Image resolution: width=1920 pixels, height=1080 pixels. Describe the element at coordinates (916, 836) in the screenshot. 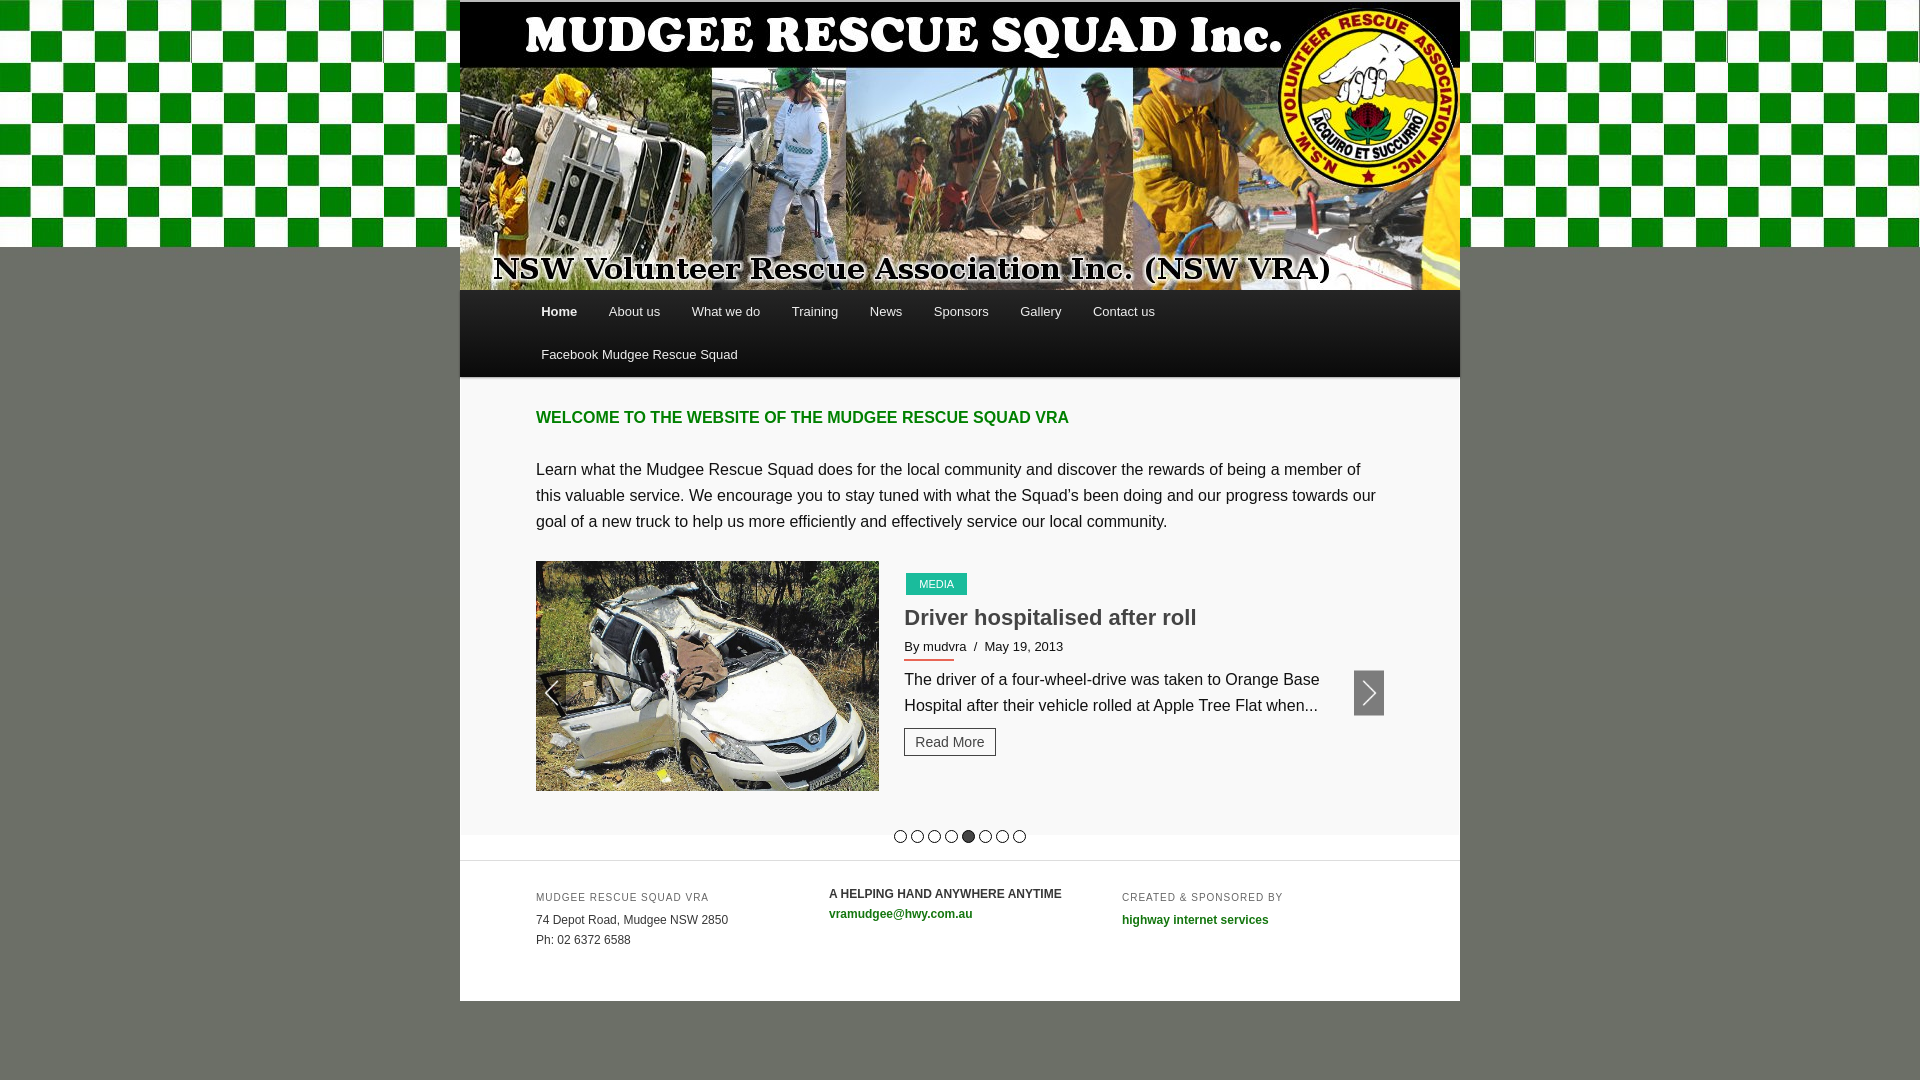

I see `'2'` at that location.